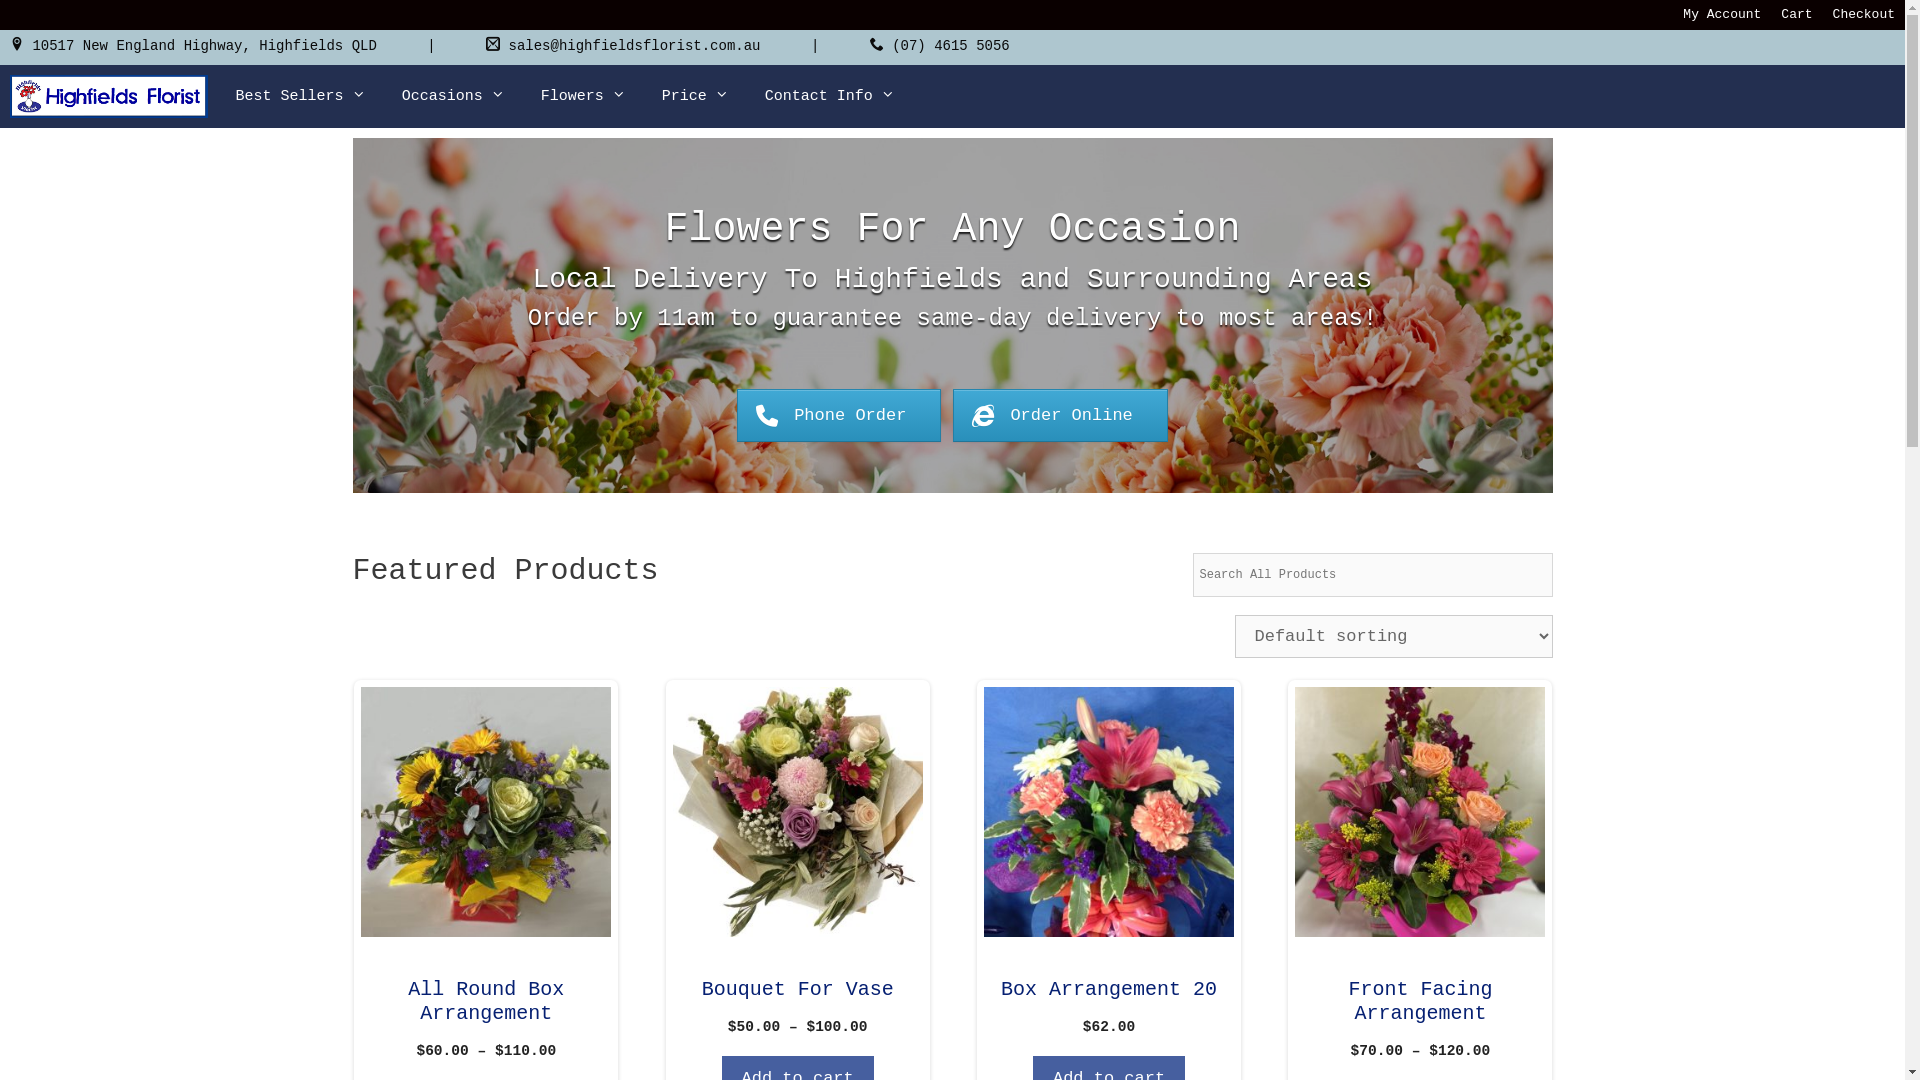 The image size is (1920, 1080). What do you see at coordinates (300, 95) in the screenshot?
I see `'Best Sellers'` at bounding box center [300, 95].